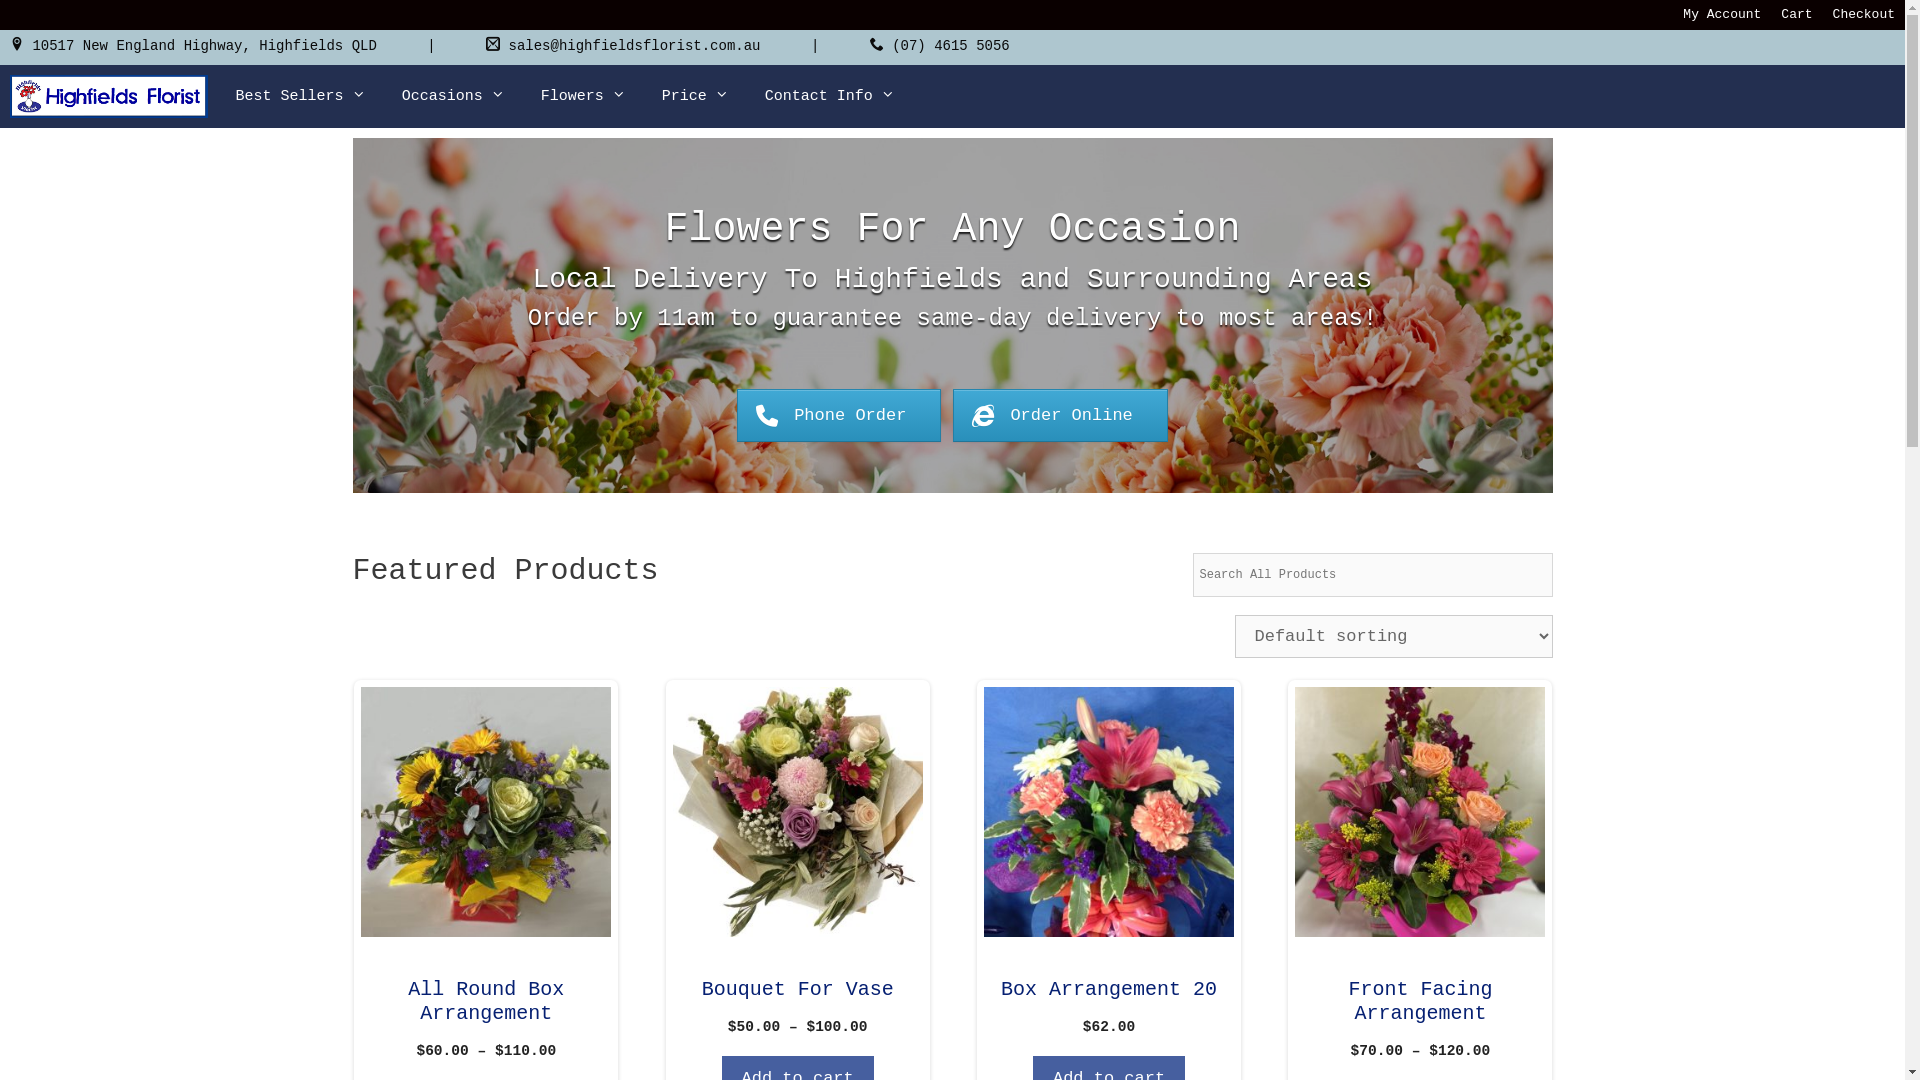 The image size is (1920, 1080). What do you see at coordinates (300, 95) in the screenshot?
I see `'Best Sellers'` at bounding box center [300, 95].